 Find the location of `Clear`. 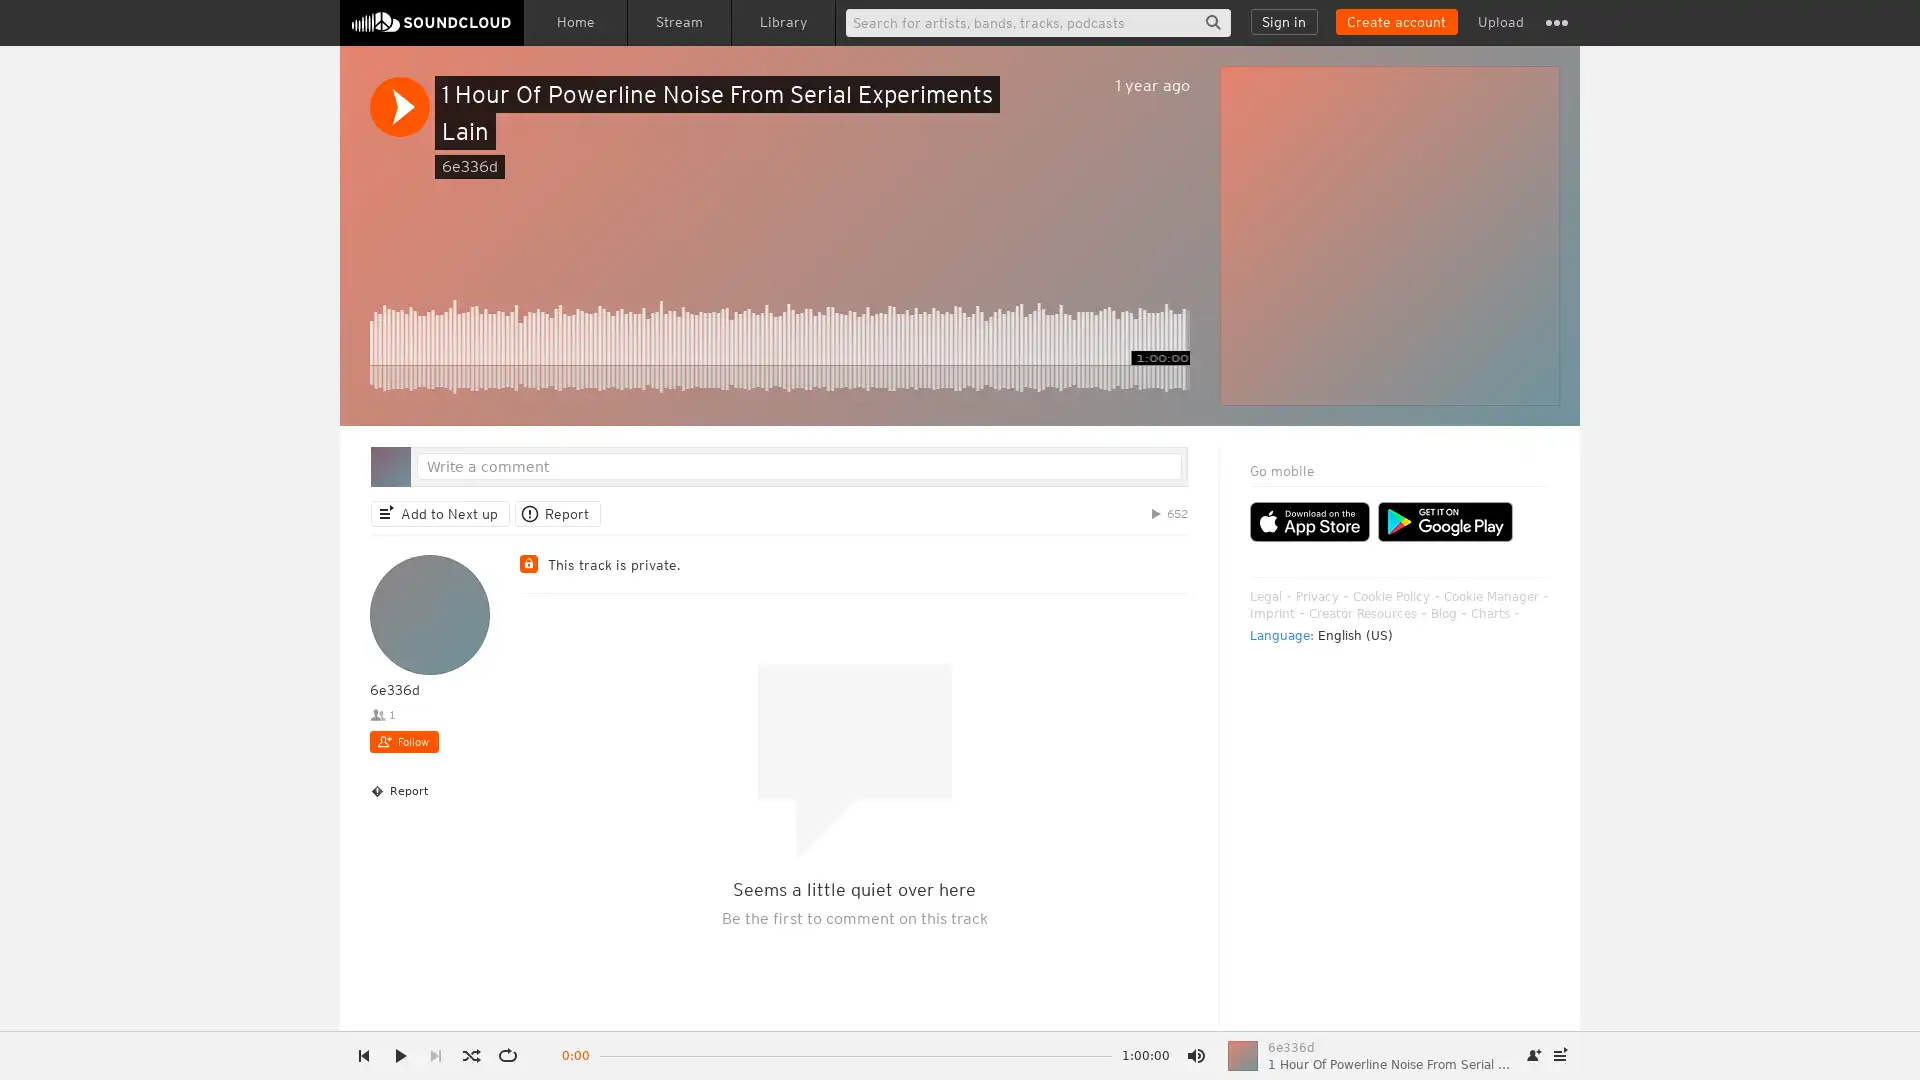

Clear is located at coordinates (1482, 496).